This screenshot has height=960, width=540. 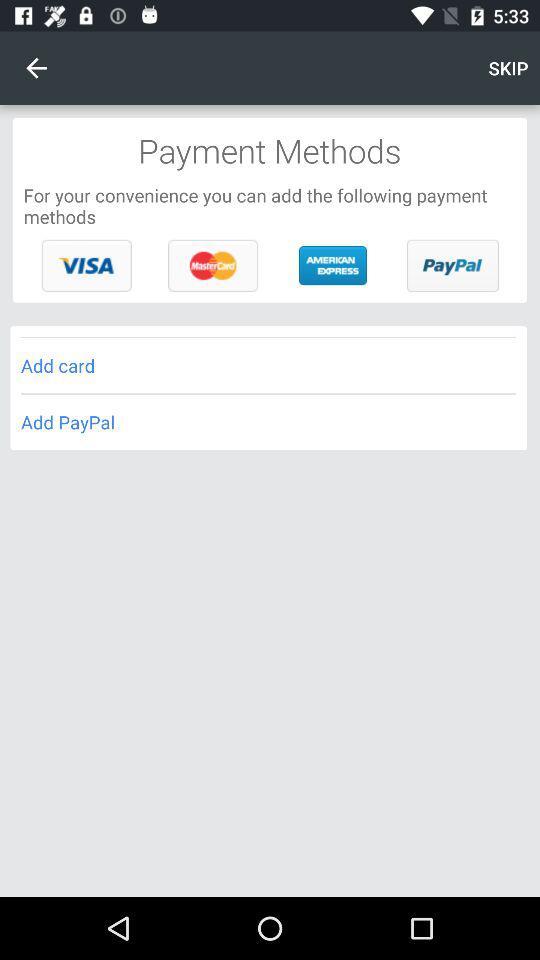 I want to click on the icon above payment methods icon, so click(x=36, y=68).